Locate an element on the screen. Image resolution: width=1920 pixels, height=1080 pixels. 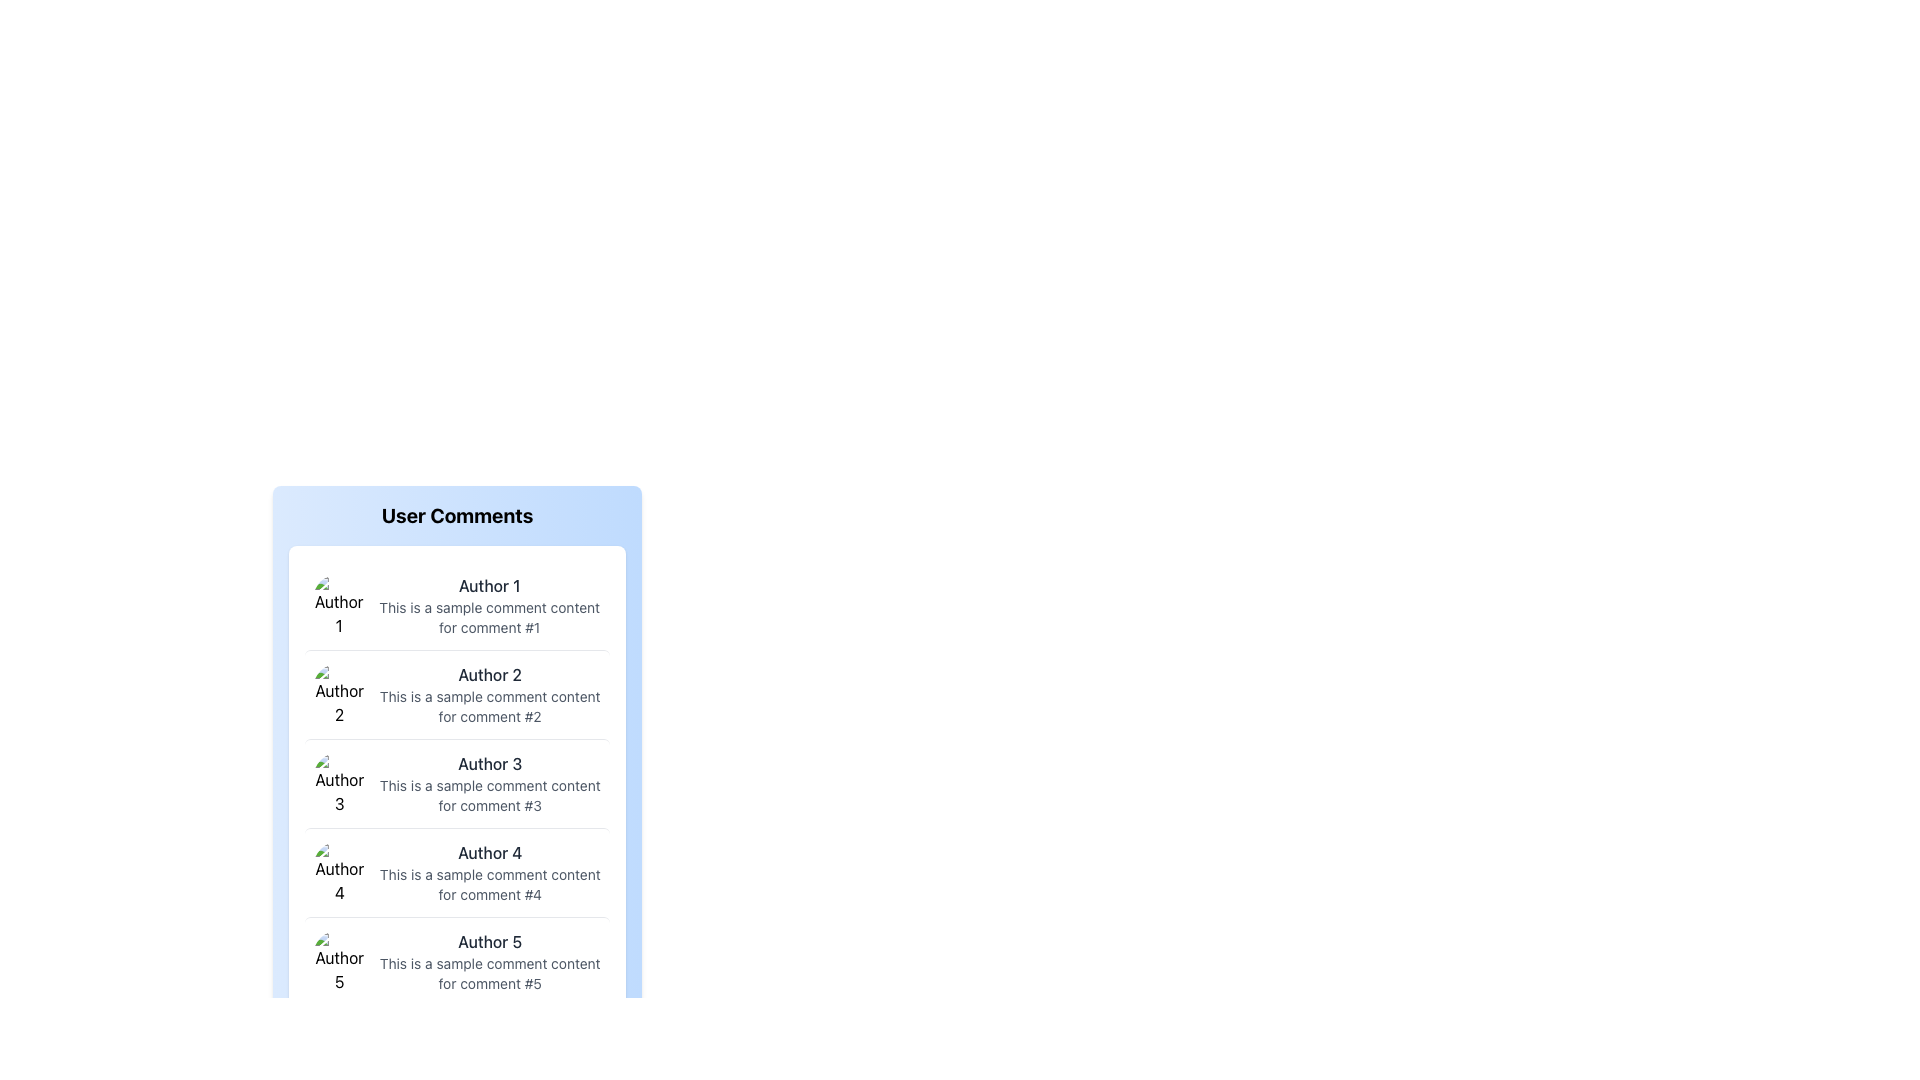
the comment entry by 'Author 2' displaying 'This is a sample comment content for comment #2', which is the second item in the comment list is located at coordinates (490, 693).